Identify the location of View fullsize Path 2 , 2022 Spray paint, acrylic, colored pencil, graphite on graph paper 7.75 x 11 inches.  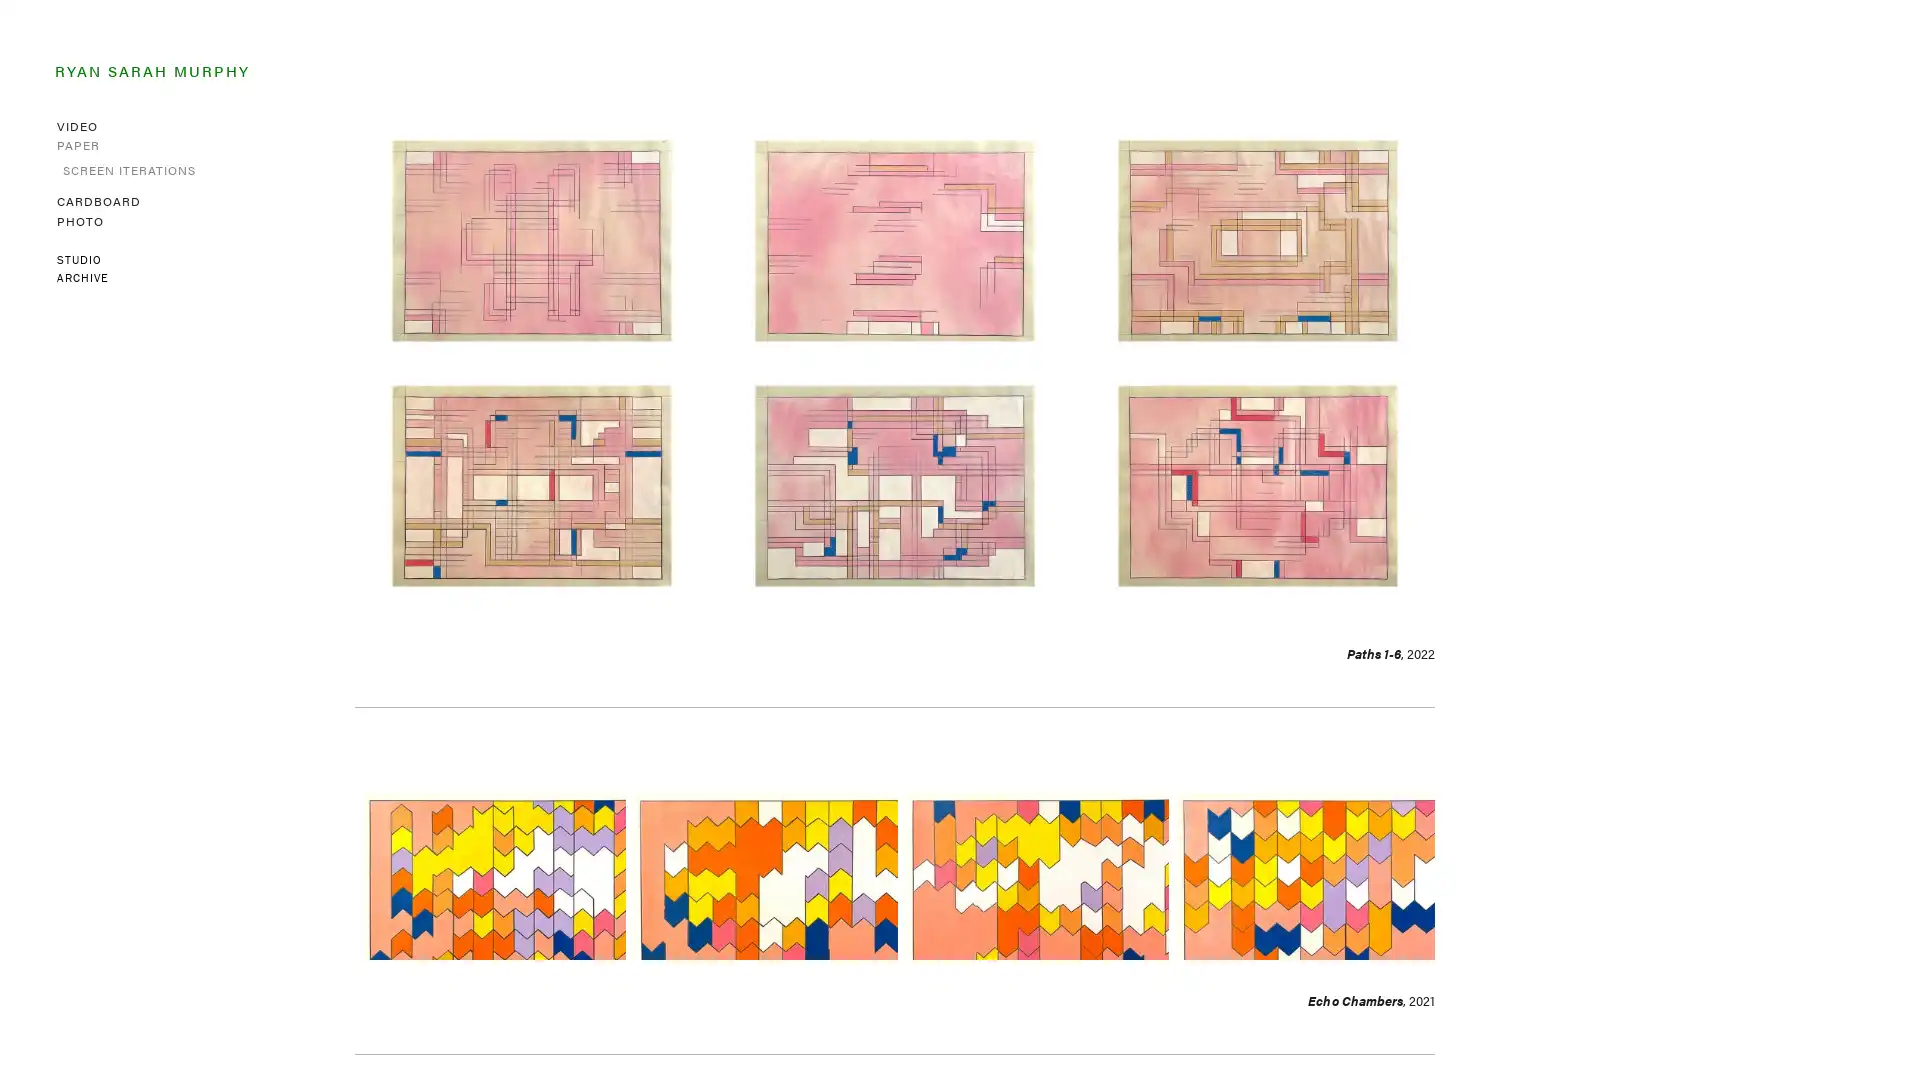
(893, 239).